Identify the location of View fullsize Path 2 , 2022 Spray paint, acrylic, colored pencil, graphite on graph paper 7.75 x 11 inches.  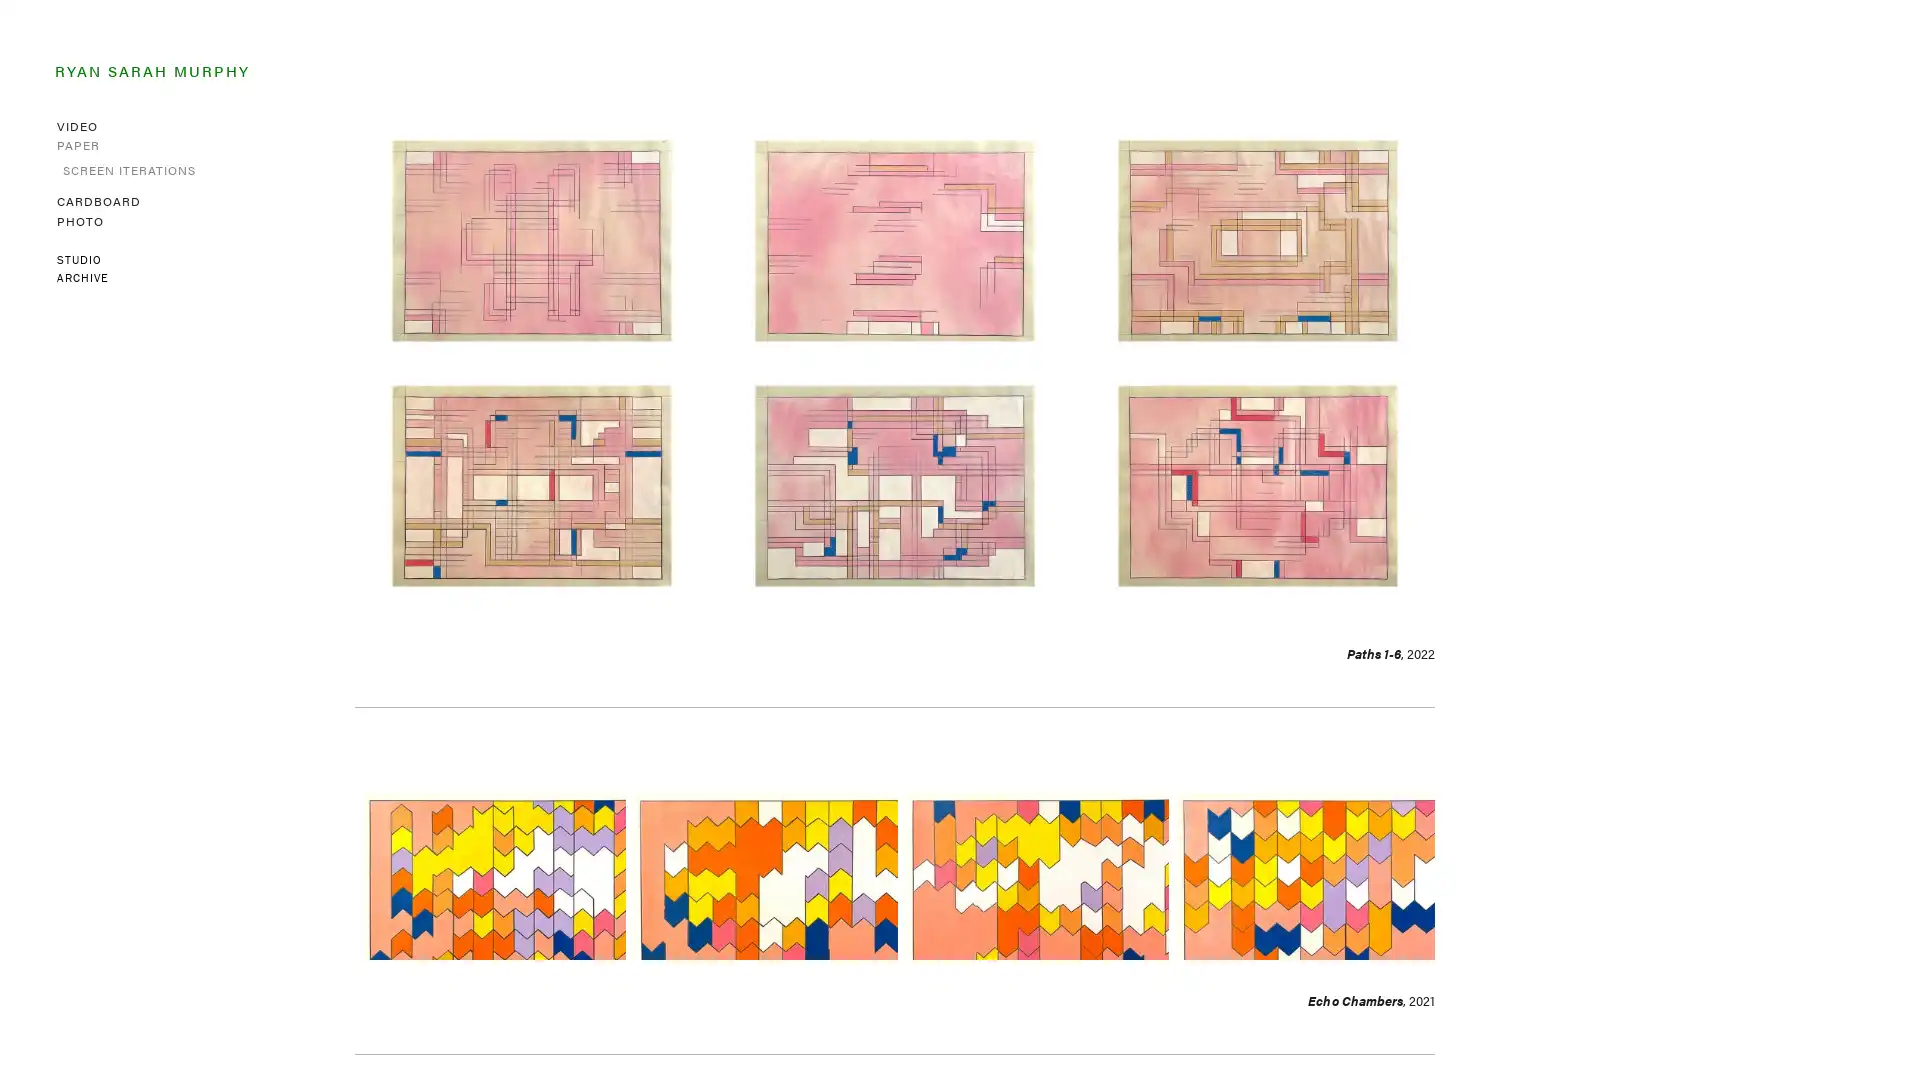
(893, 239).